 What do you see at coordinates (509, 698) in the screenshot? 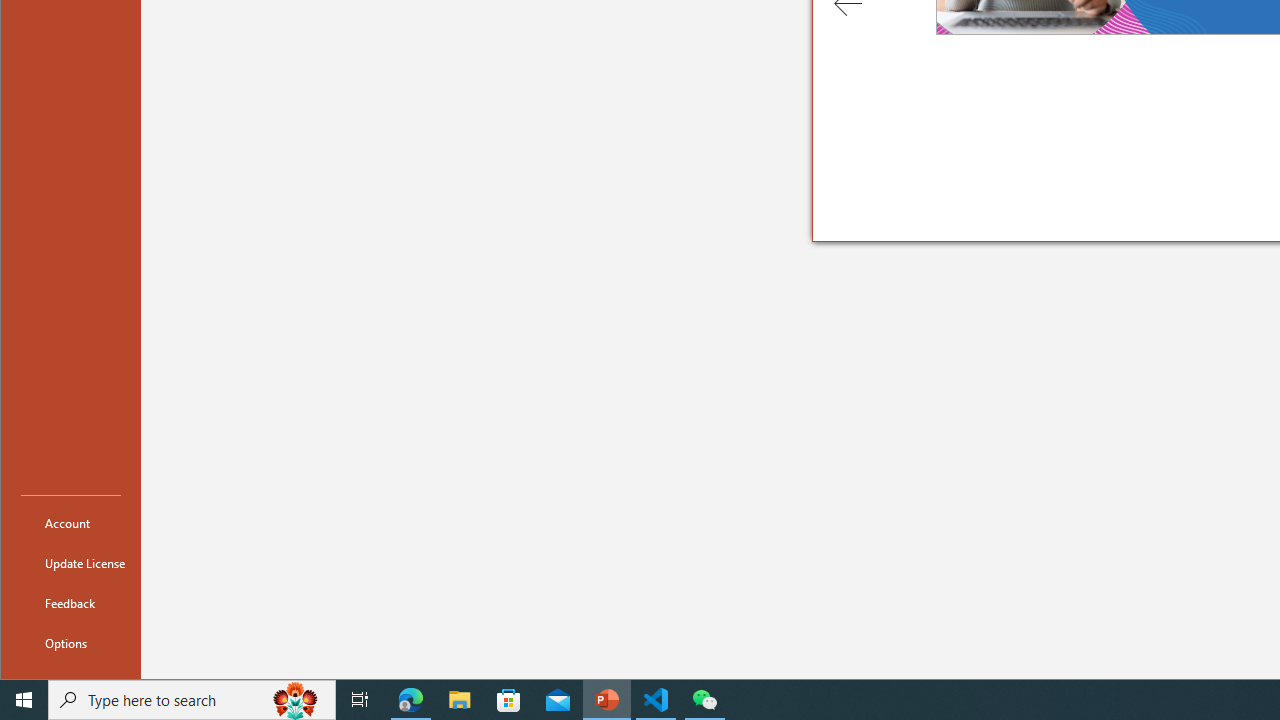
I see `'Microsoft Store'` at bounding box center [509, 698].